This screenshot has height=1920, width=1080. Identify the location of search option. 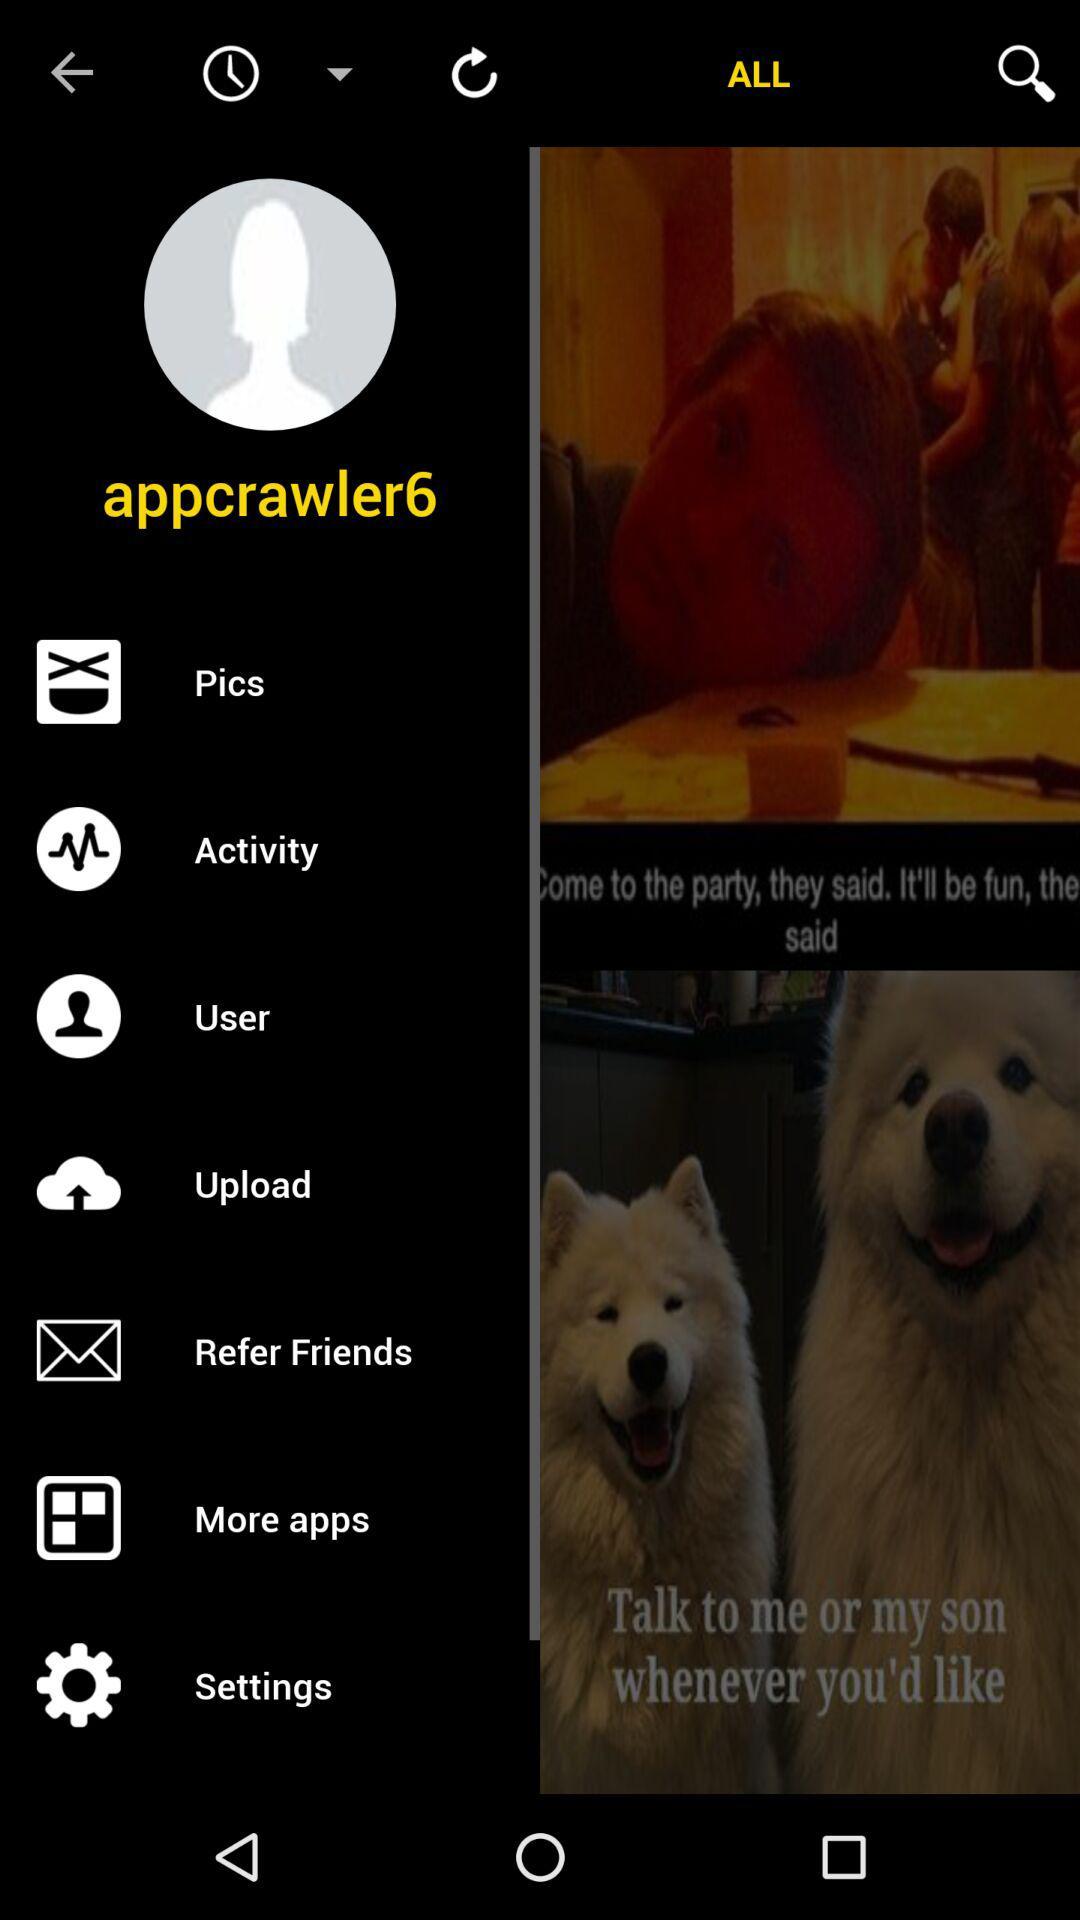
(1026, 73).